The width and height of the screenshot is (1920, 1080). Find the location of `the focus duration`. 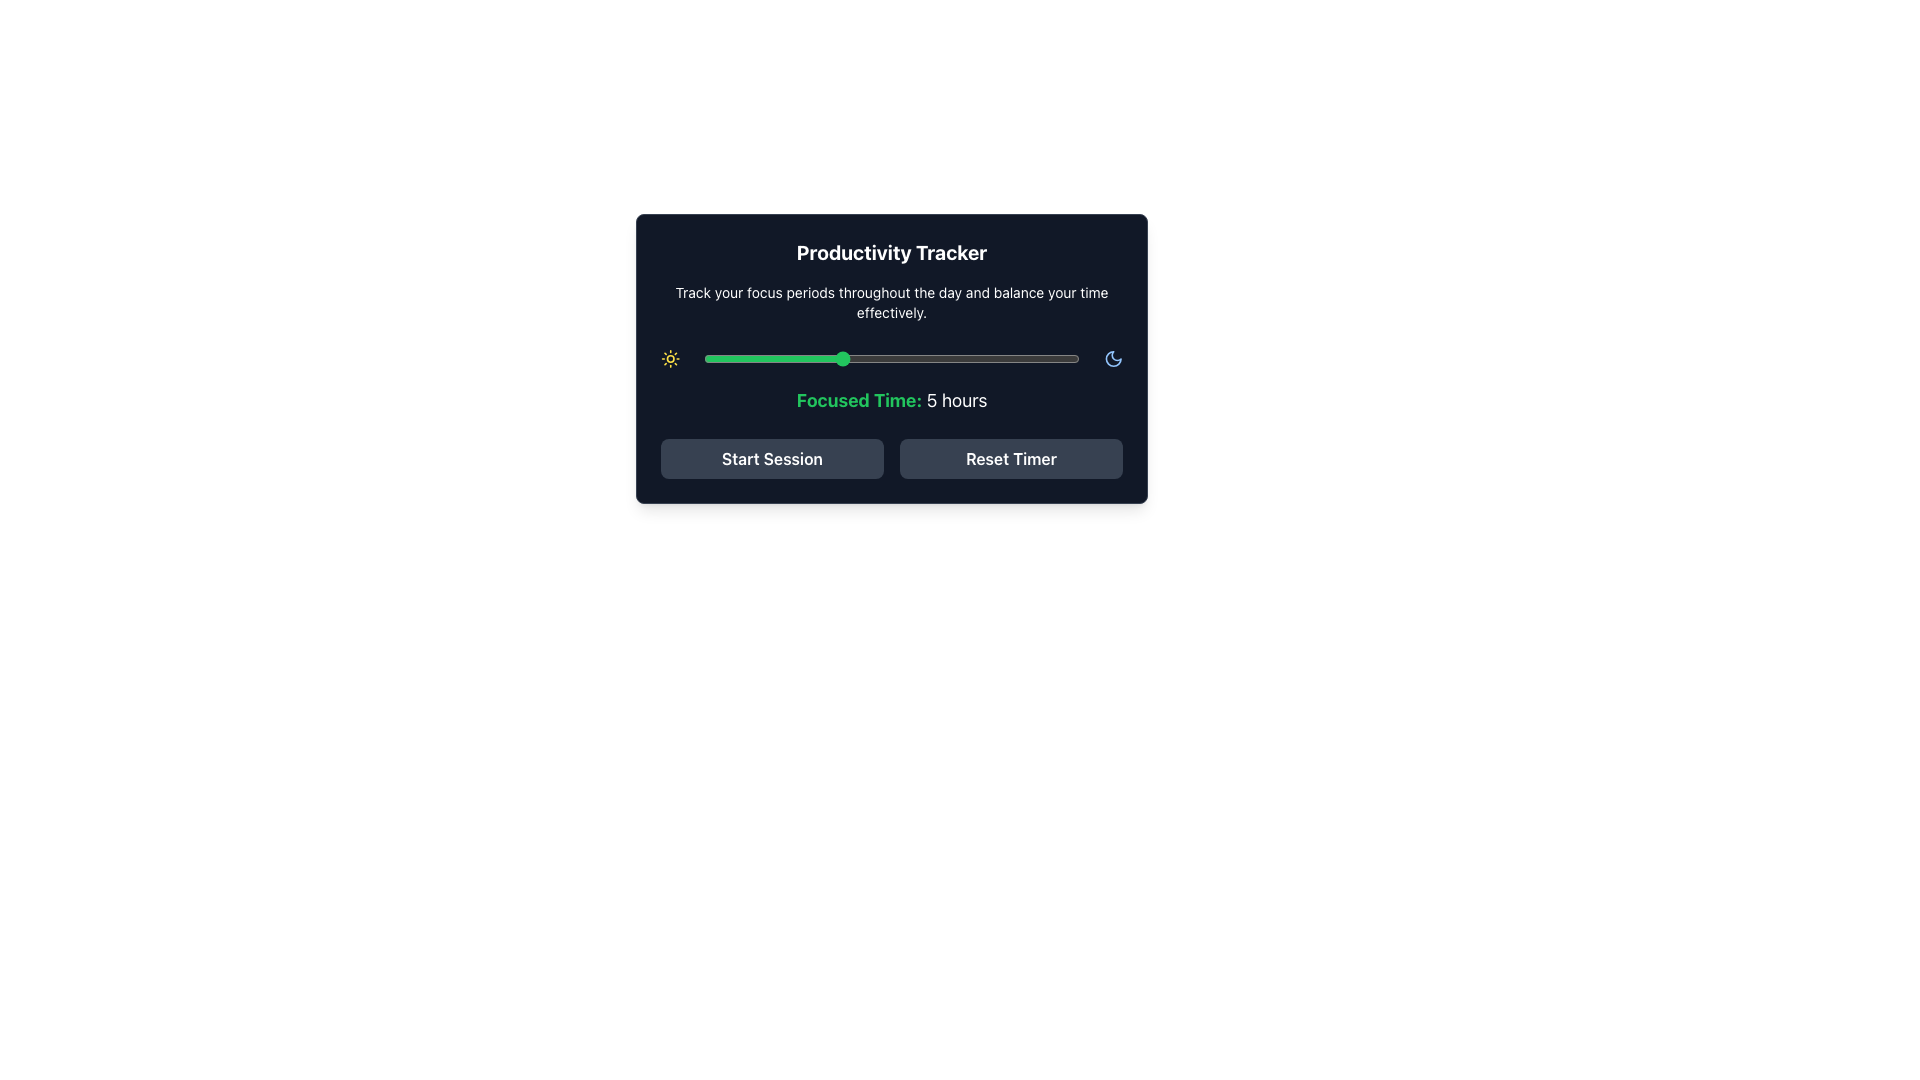

the focus duration is located at coordinates (1011, 357).